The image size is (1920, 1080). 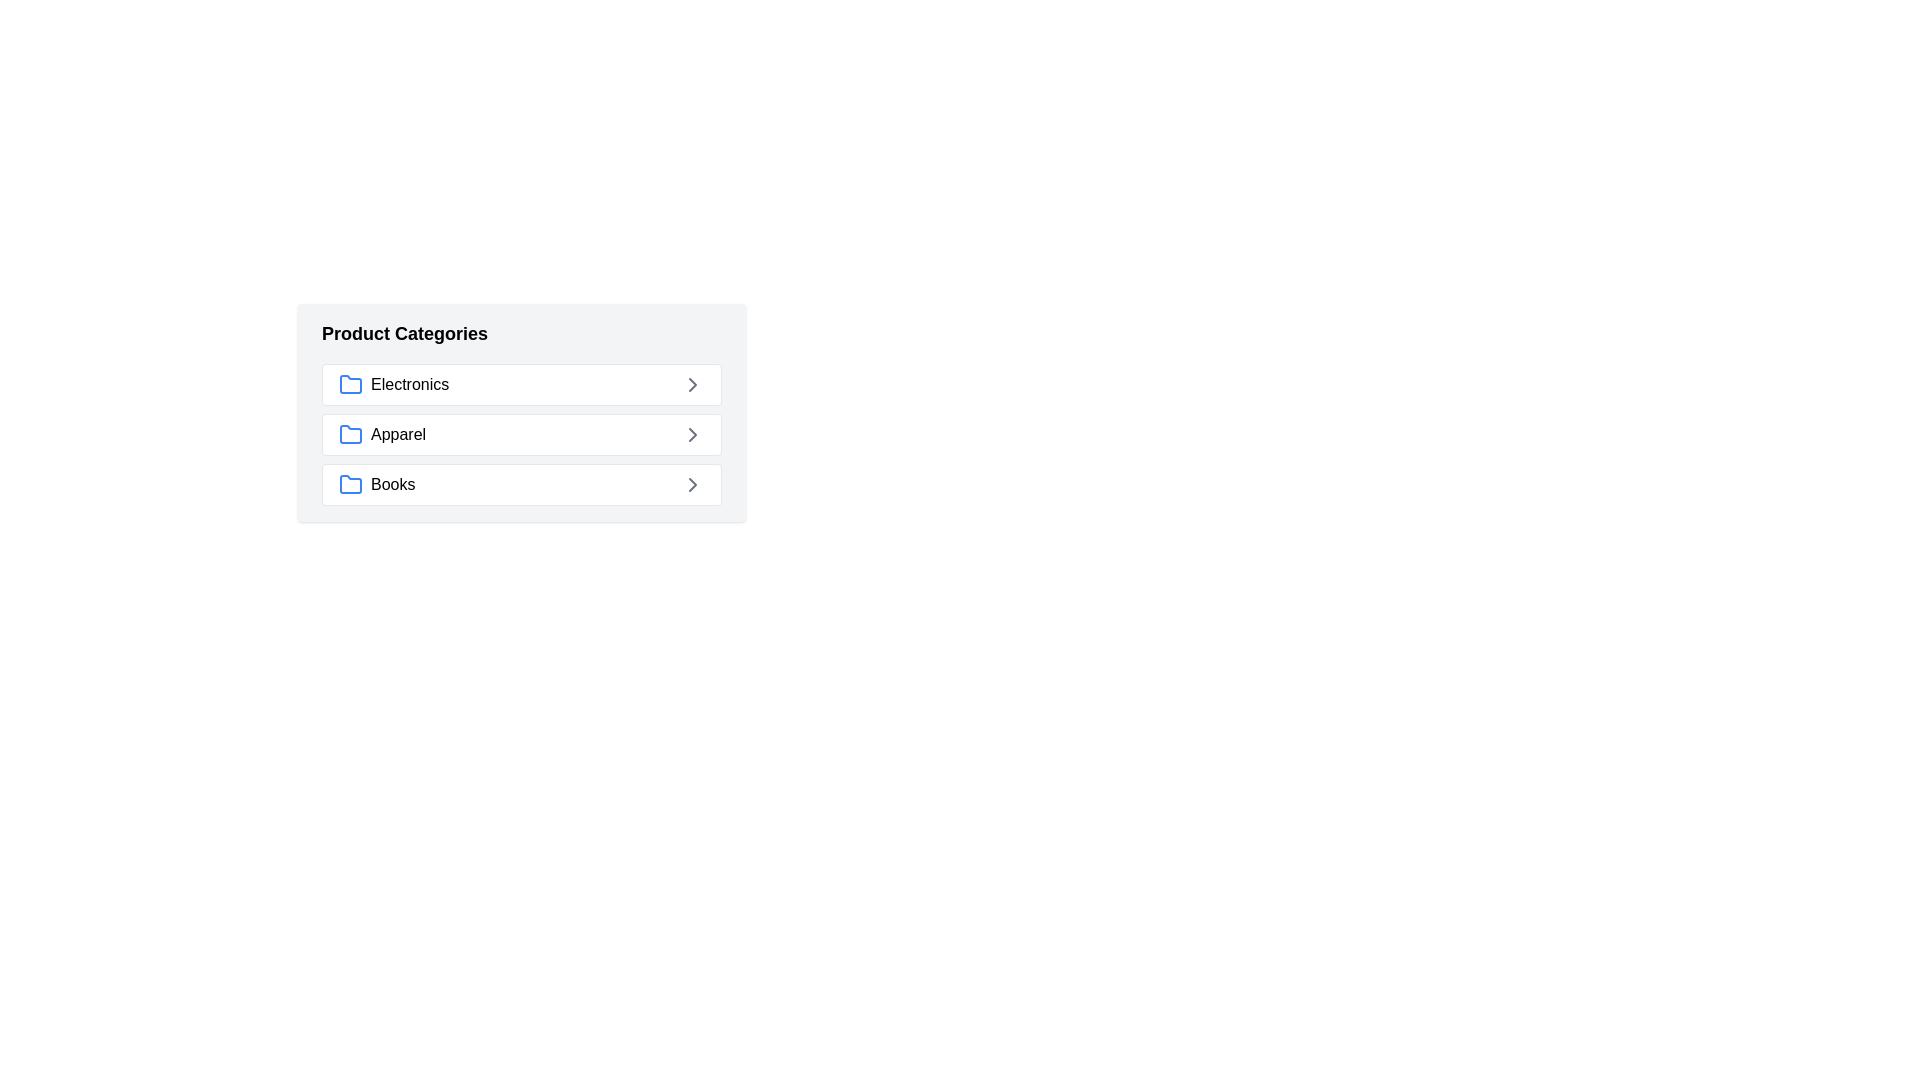 I want to click on the rightward-pointing chevron icon with a thin outline and gray color scheme, located to the far right of the 'Electronics' text, so click(x=692, y=385).